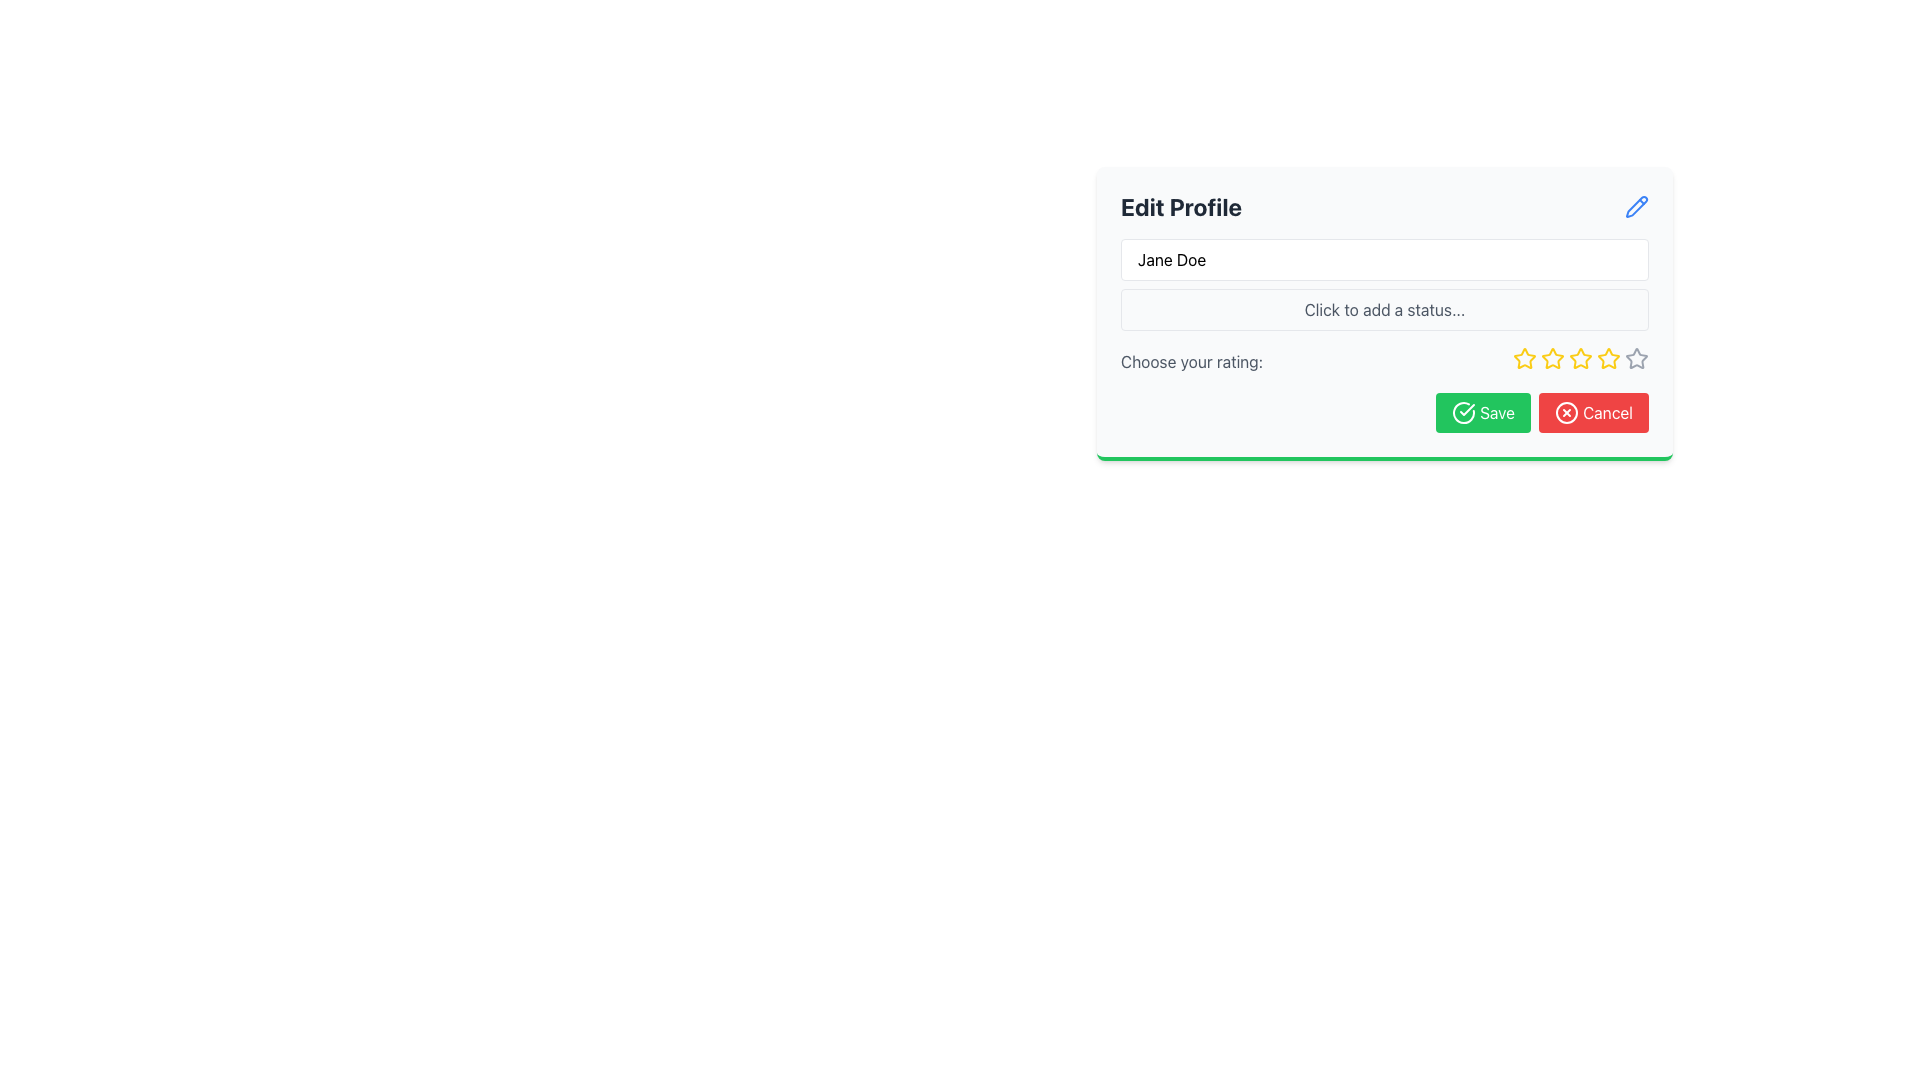  Describe the element at coordinates (1524, 357) in the screenshot. I see `on the first rating star icon` at that location.